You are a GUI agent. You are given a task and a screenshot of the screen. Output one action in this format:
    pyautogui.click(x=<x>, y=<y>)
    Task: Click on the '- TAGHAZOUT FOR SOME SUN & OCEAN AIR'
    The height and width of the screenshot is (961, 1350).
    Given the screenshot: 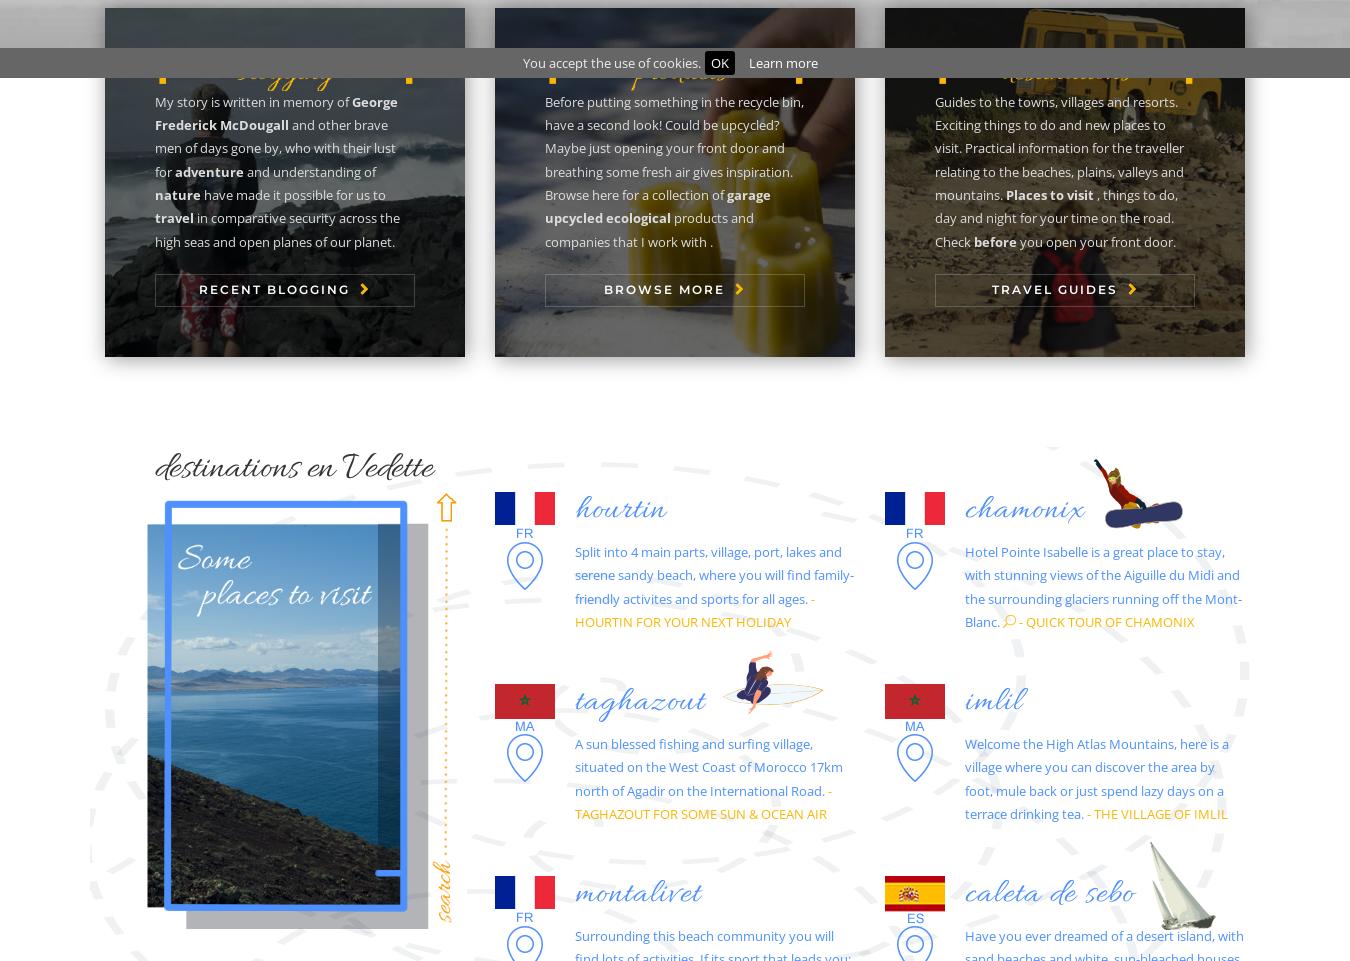 What is the action you would take?
    pyautogui.click(x=574, y=800)
    